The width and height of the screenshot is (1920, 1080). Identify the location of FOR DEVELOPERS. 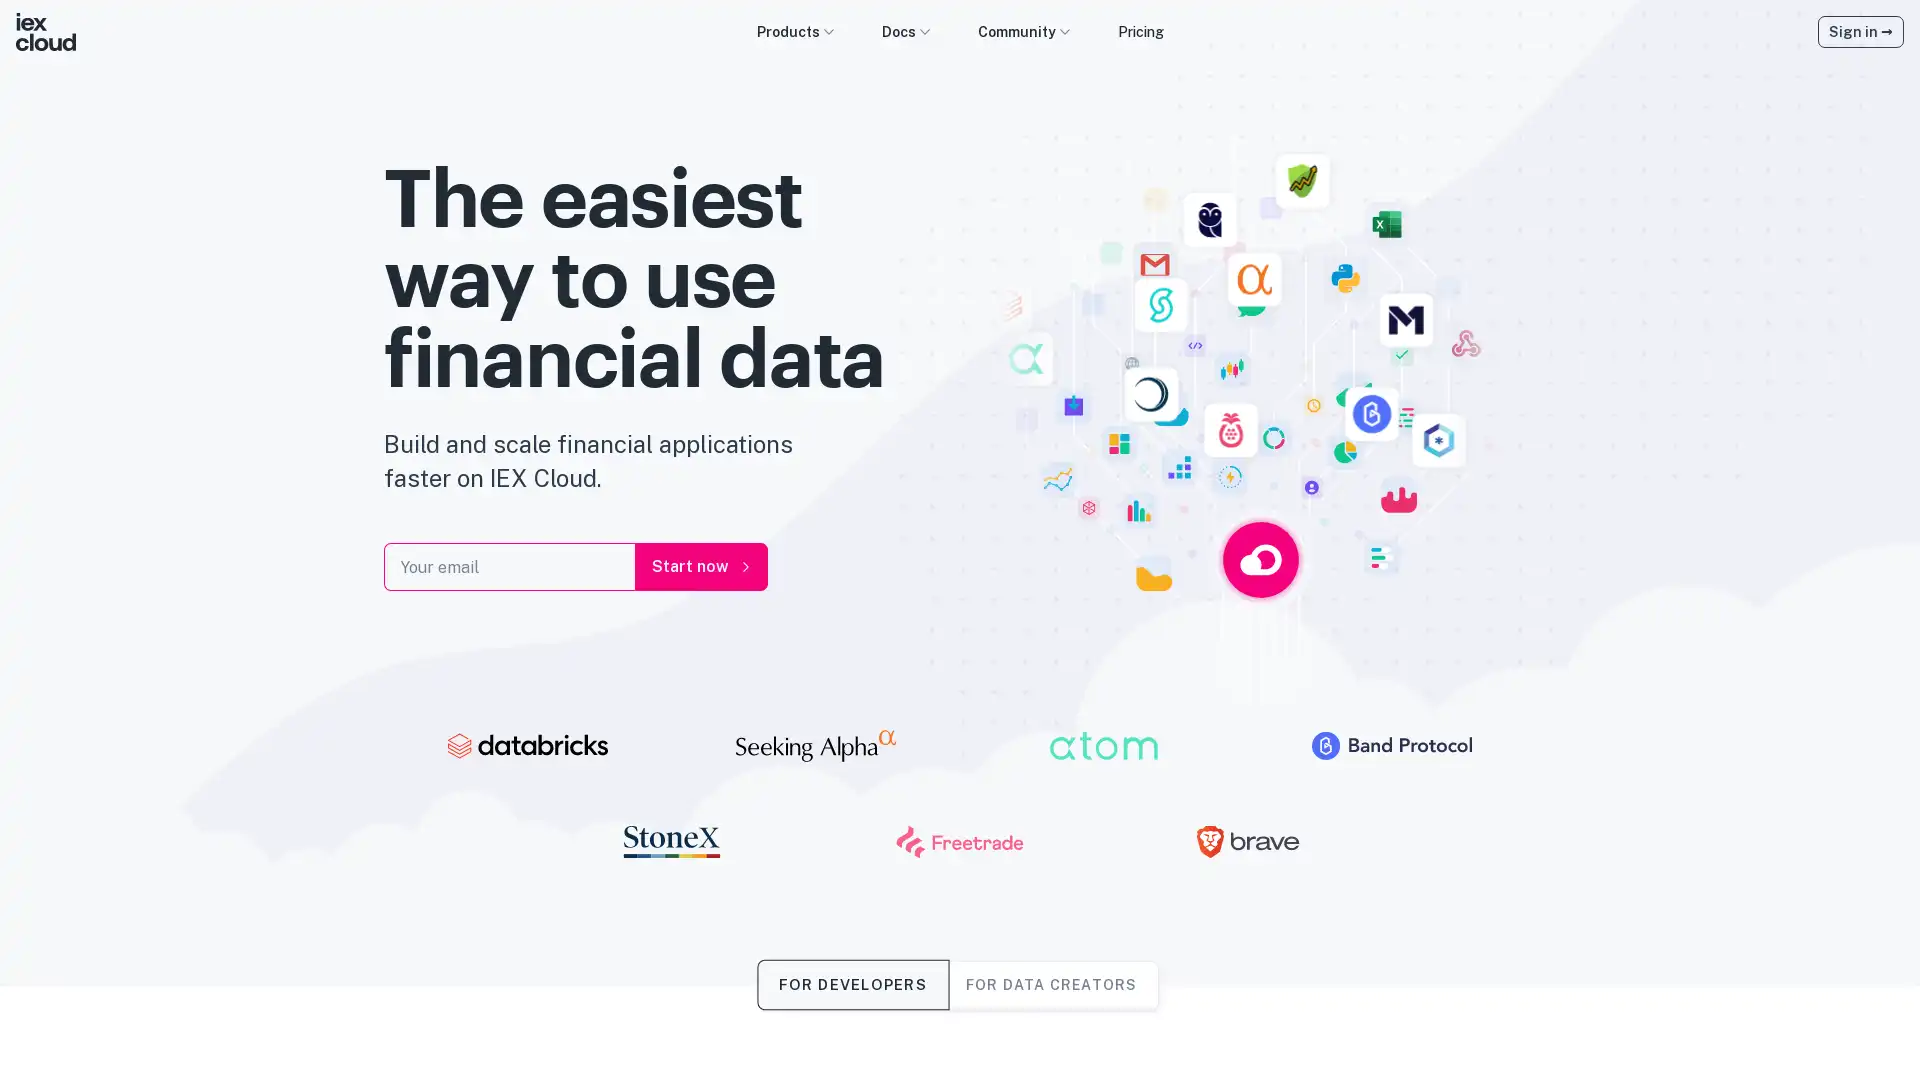
(852, 983).